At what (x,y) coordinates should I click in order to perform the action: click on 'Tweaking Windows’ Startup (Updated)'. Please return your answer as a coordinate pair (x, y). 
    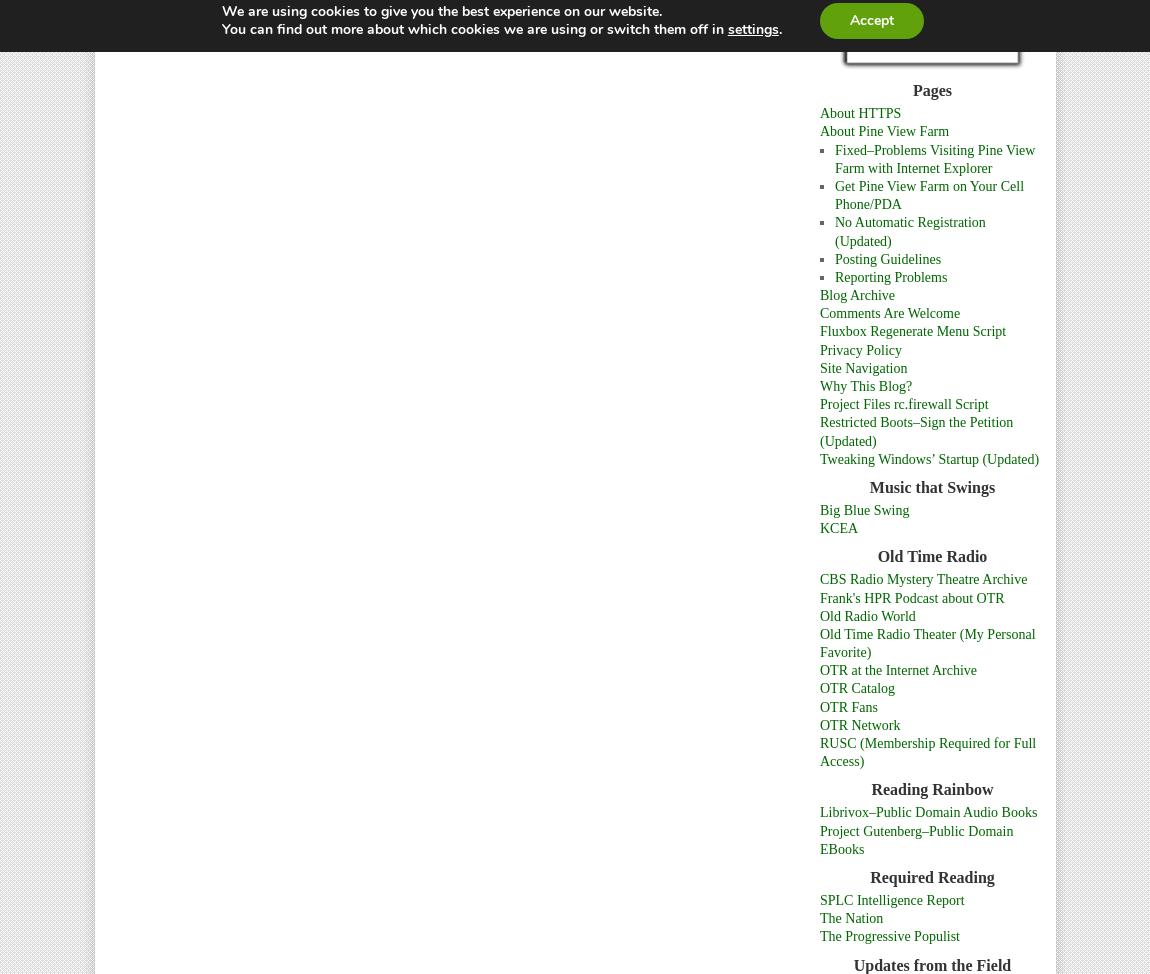
    Looking at the image, I should click on (929, 457).